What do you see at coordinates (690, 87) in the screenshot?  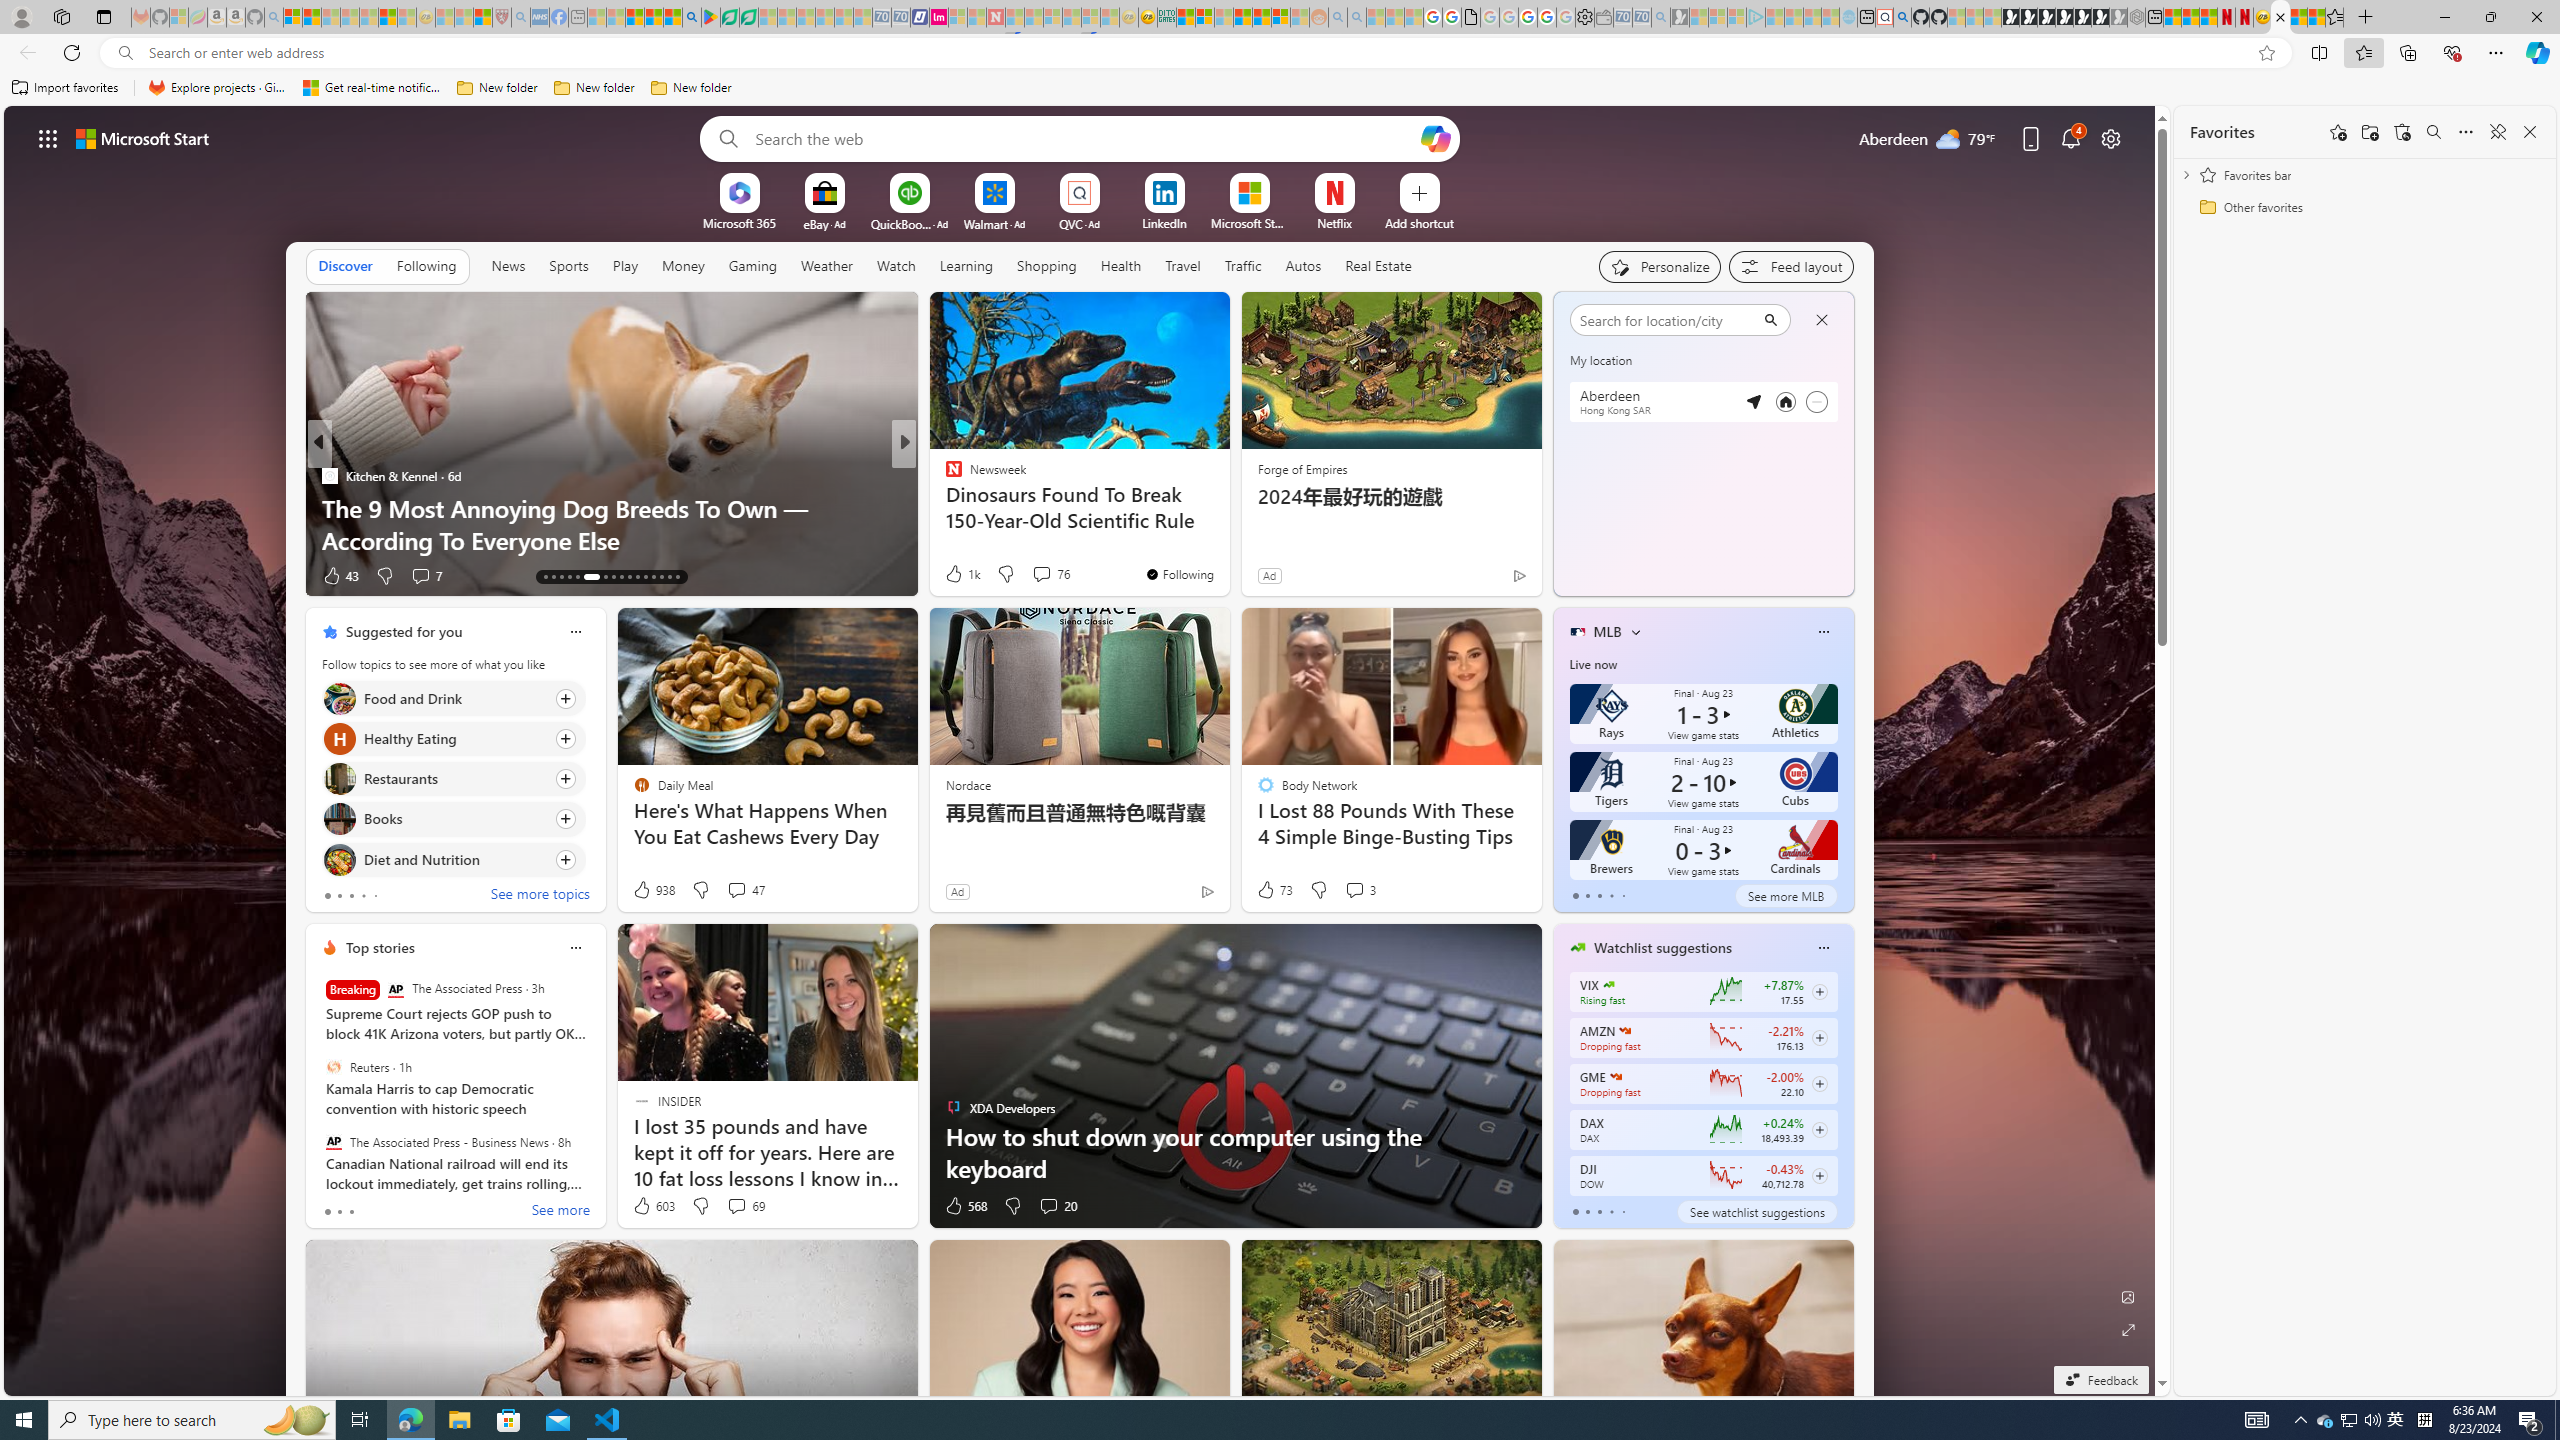 I see `'New folder'` at bounding box center [690, 87].